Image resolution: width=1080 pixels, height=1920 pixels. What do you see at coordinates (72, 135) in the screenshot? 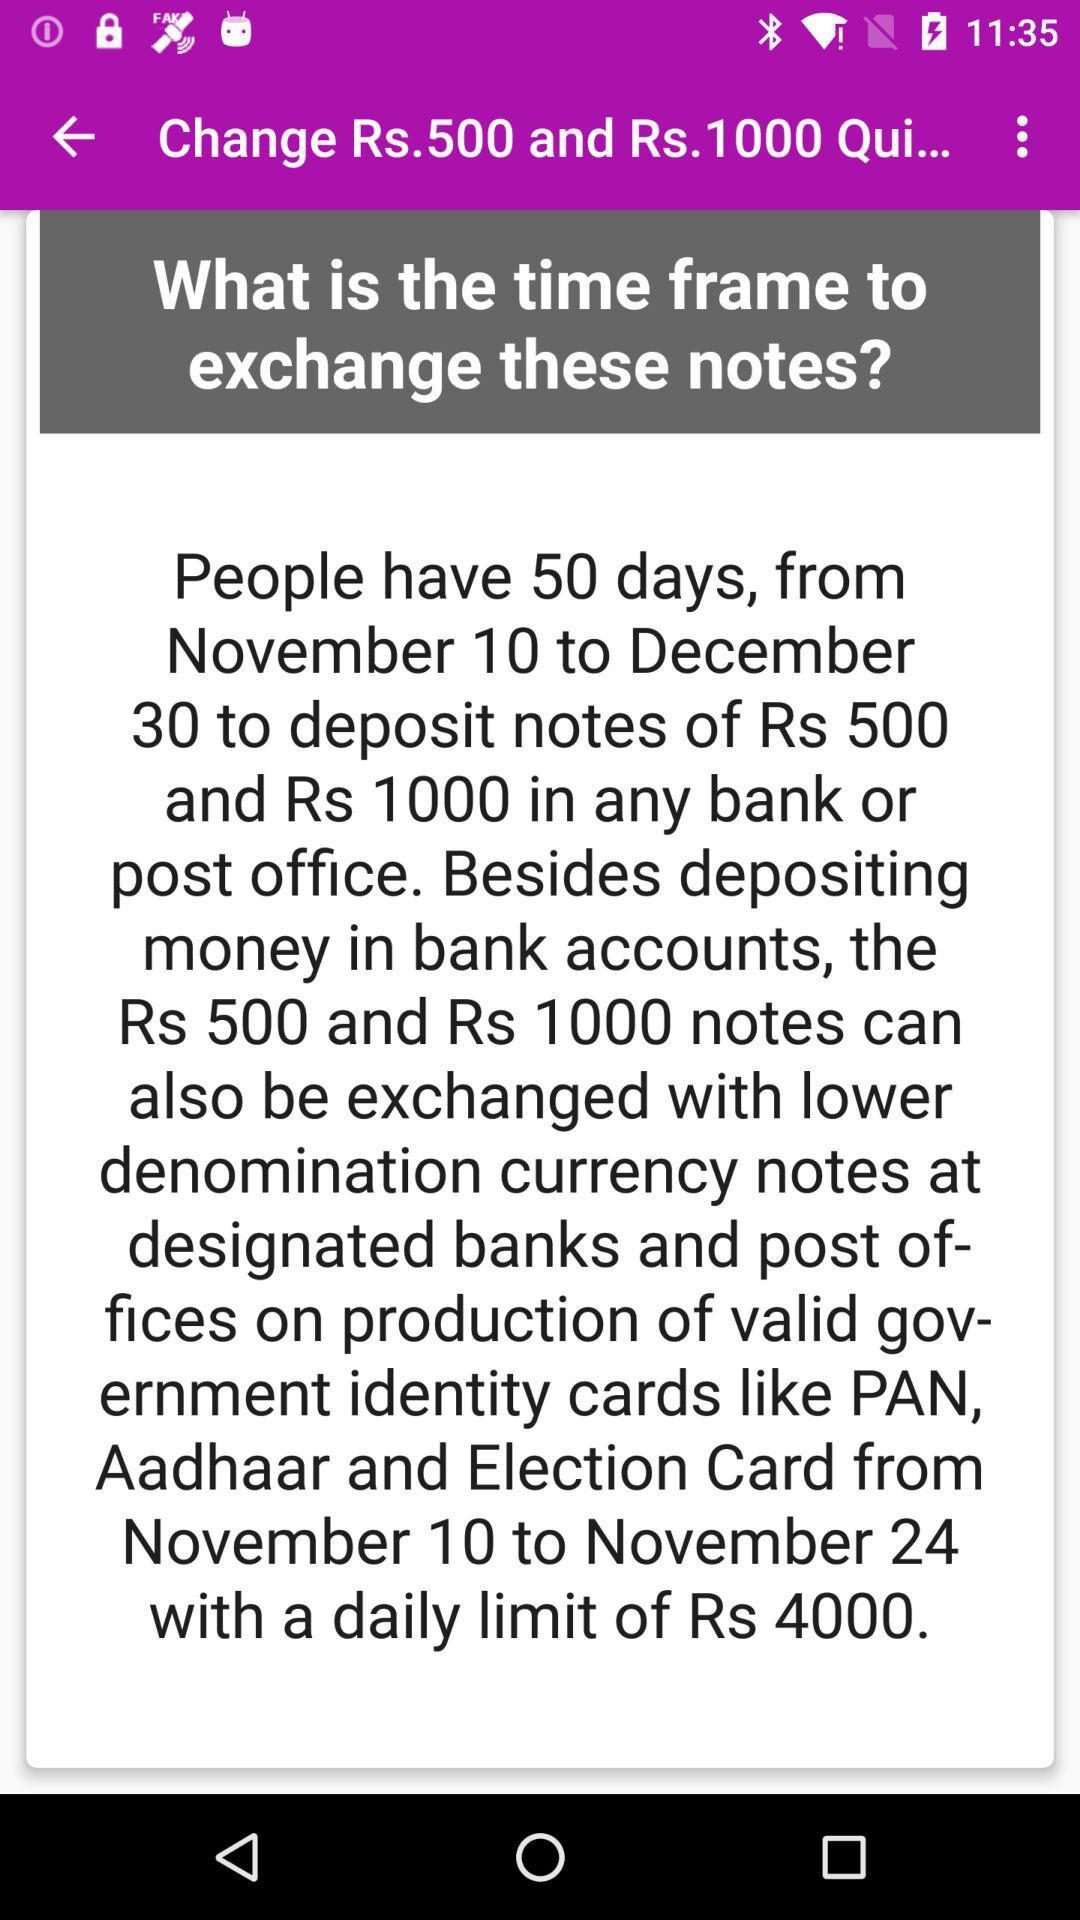
I see `the app next to change rs 500 icon` at bounding box center [72, 135].